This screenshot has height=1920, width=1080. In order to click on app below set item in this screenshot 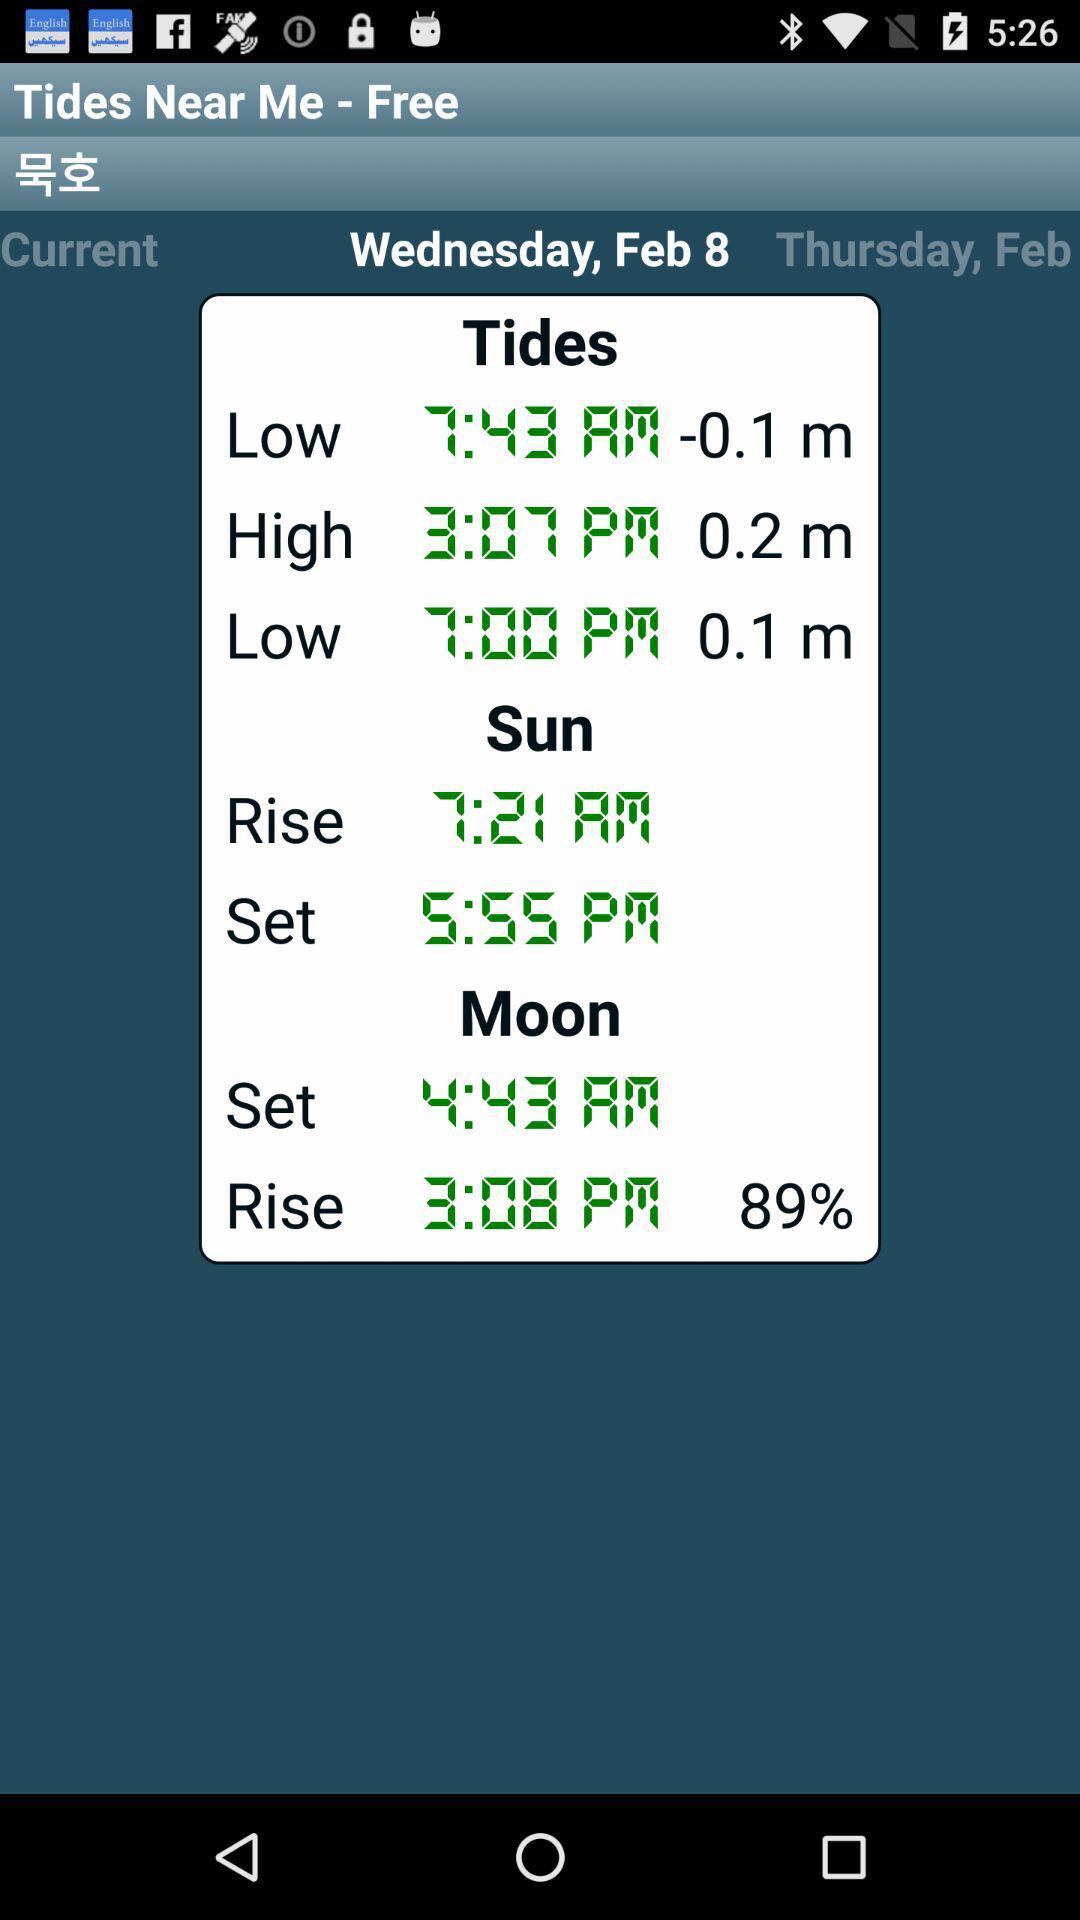, I will do `click(540, 1011)`.